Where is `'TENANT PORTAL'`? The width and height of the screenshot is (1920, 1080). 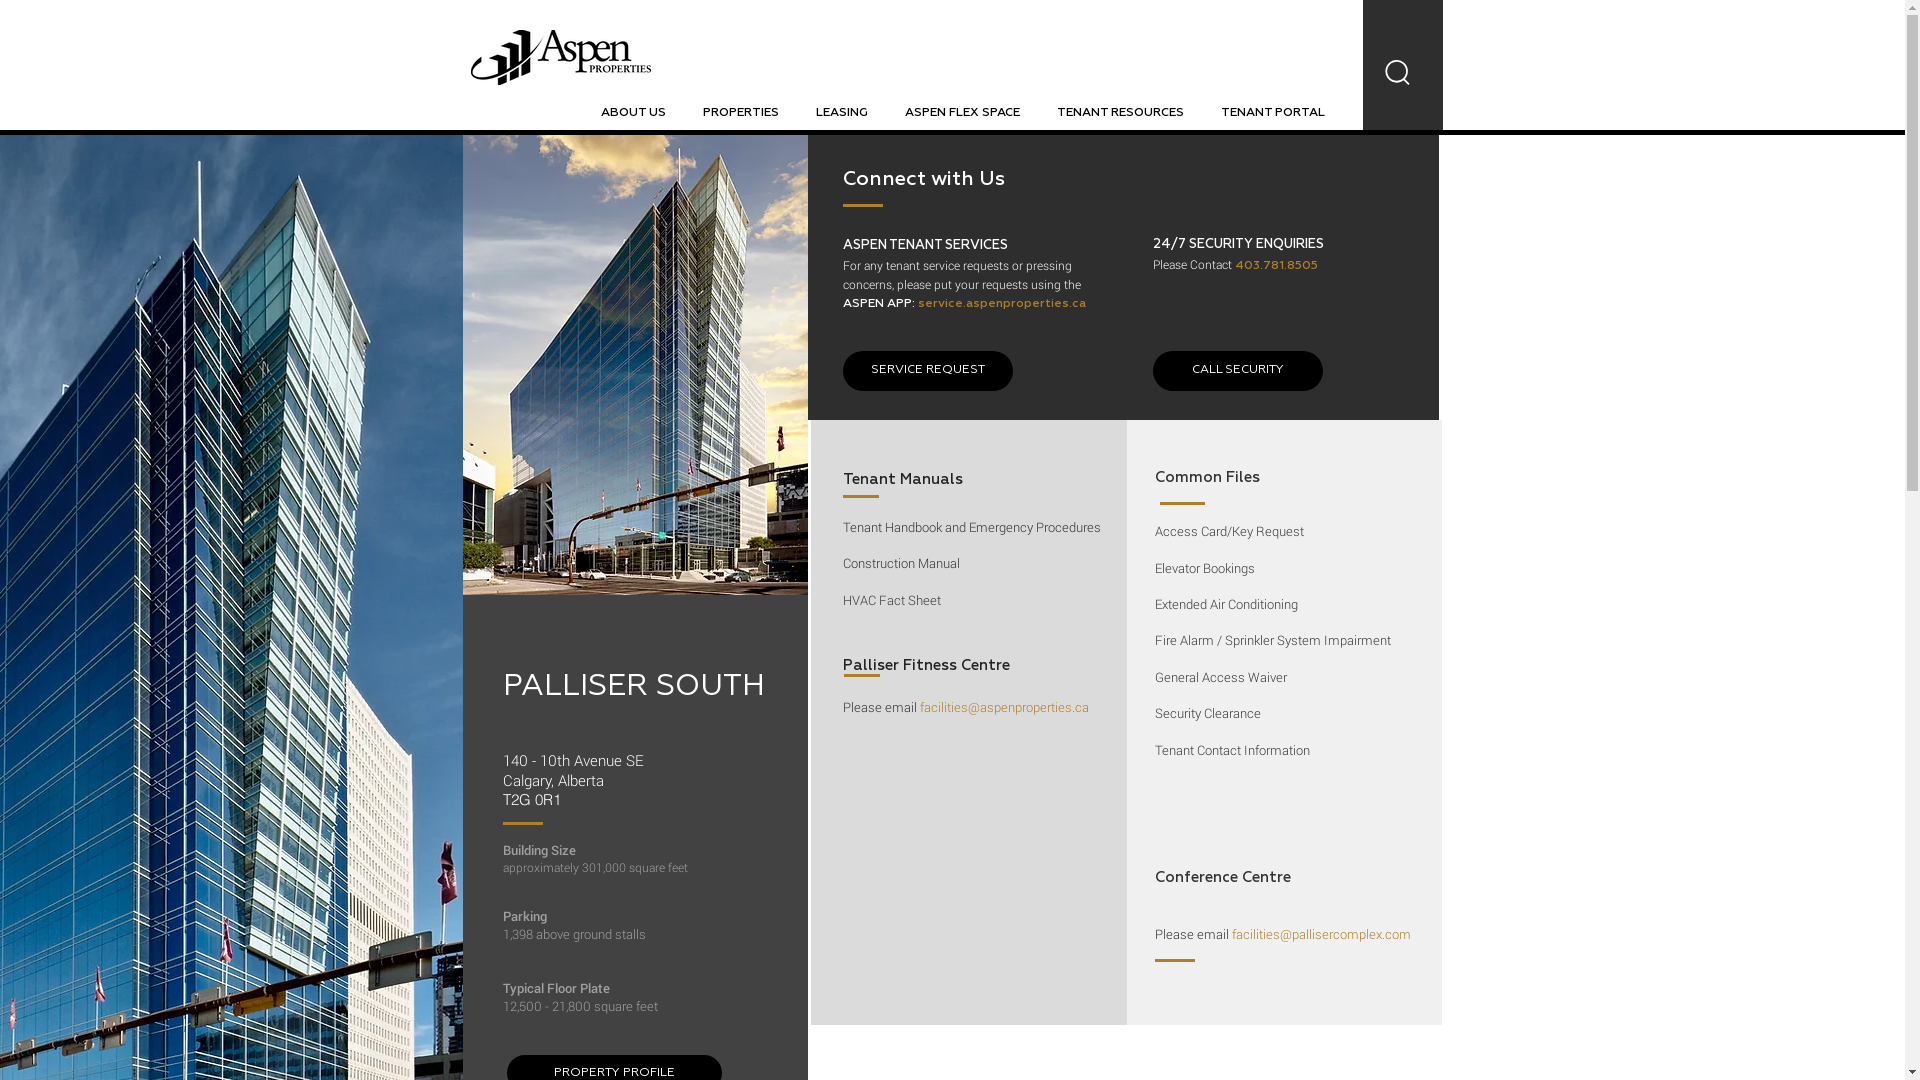 'TENANT PORTAL' is located at coordinates (1271, 112).